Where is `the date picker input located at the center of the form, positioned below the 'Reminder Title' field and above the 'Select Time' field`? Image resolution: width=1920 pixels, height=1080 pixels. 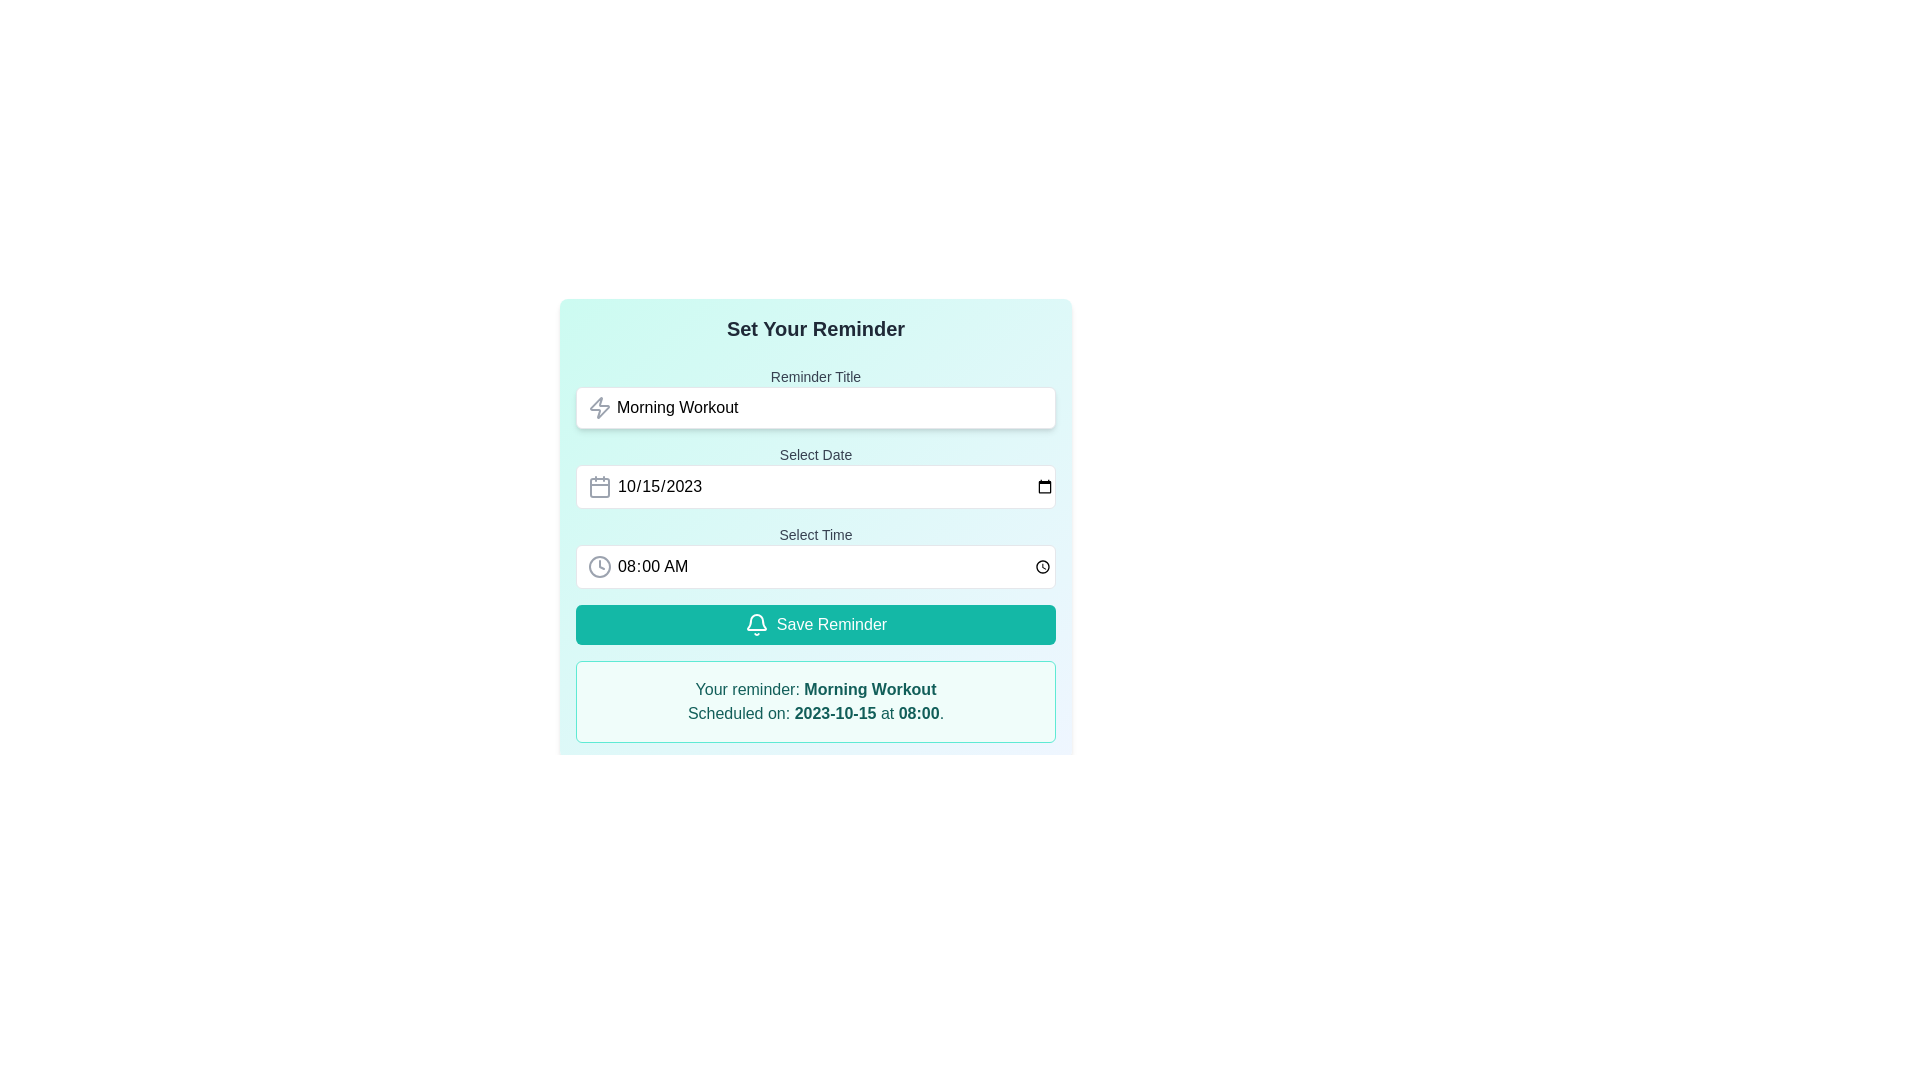
the date picker input located at the center of the form, positioned below the 'Reminder Title' field and above the 'Select Time' field is located at coordinates (816, 477).